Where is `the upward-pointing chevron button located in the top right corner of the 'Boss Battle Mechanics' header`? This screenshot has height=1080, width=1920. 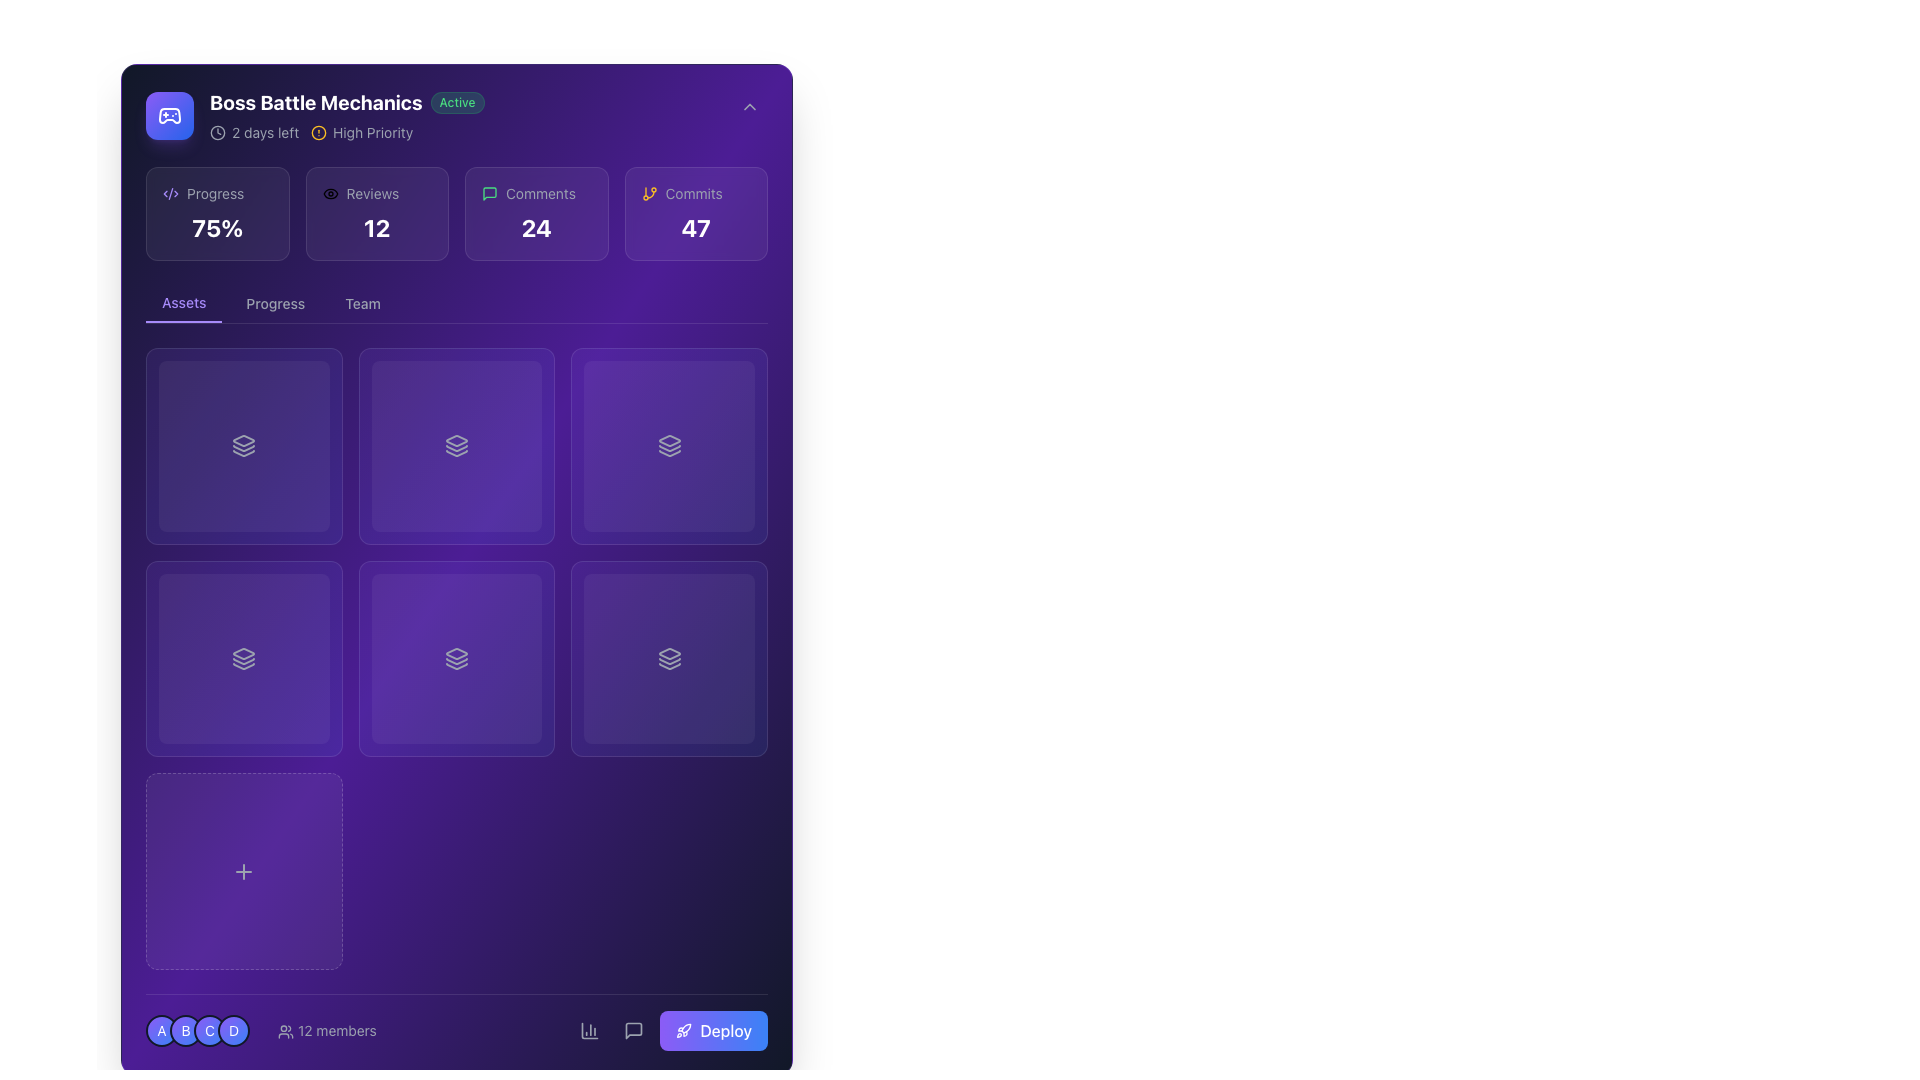
the upward-pointing chevron button located in the top right corner of the 'Boss Battle Mechanics' header is located at coordinates (748, 107).